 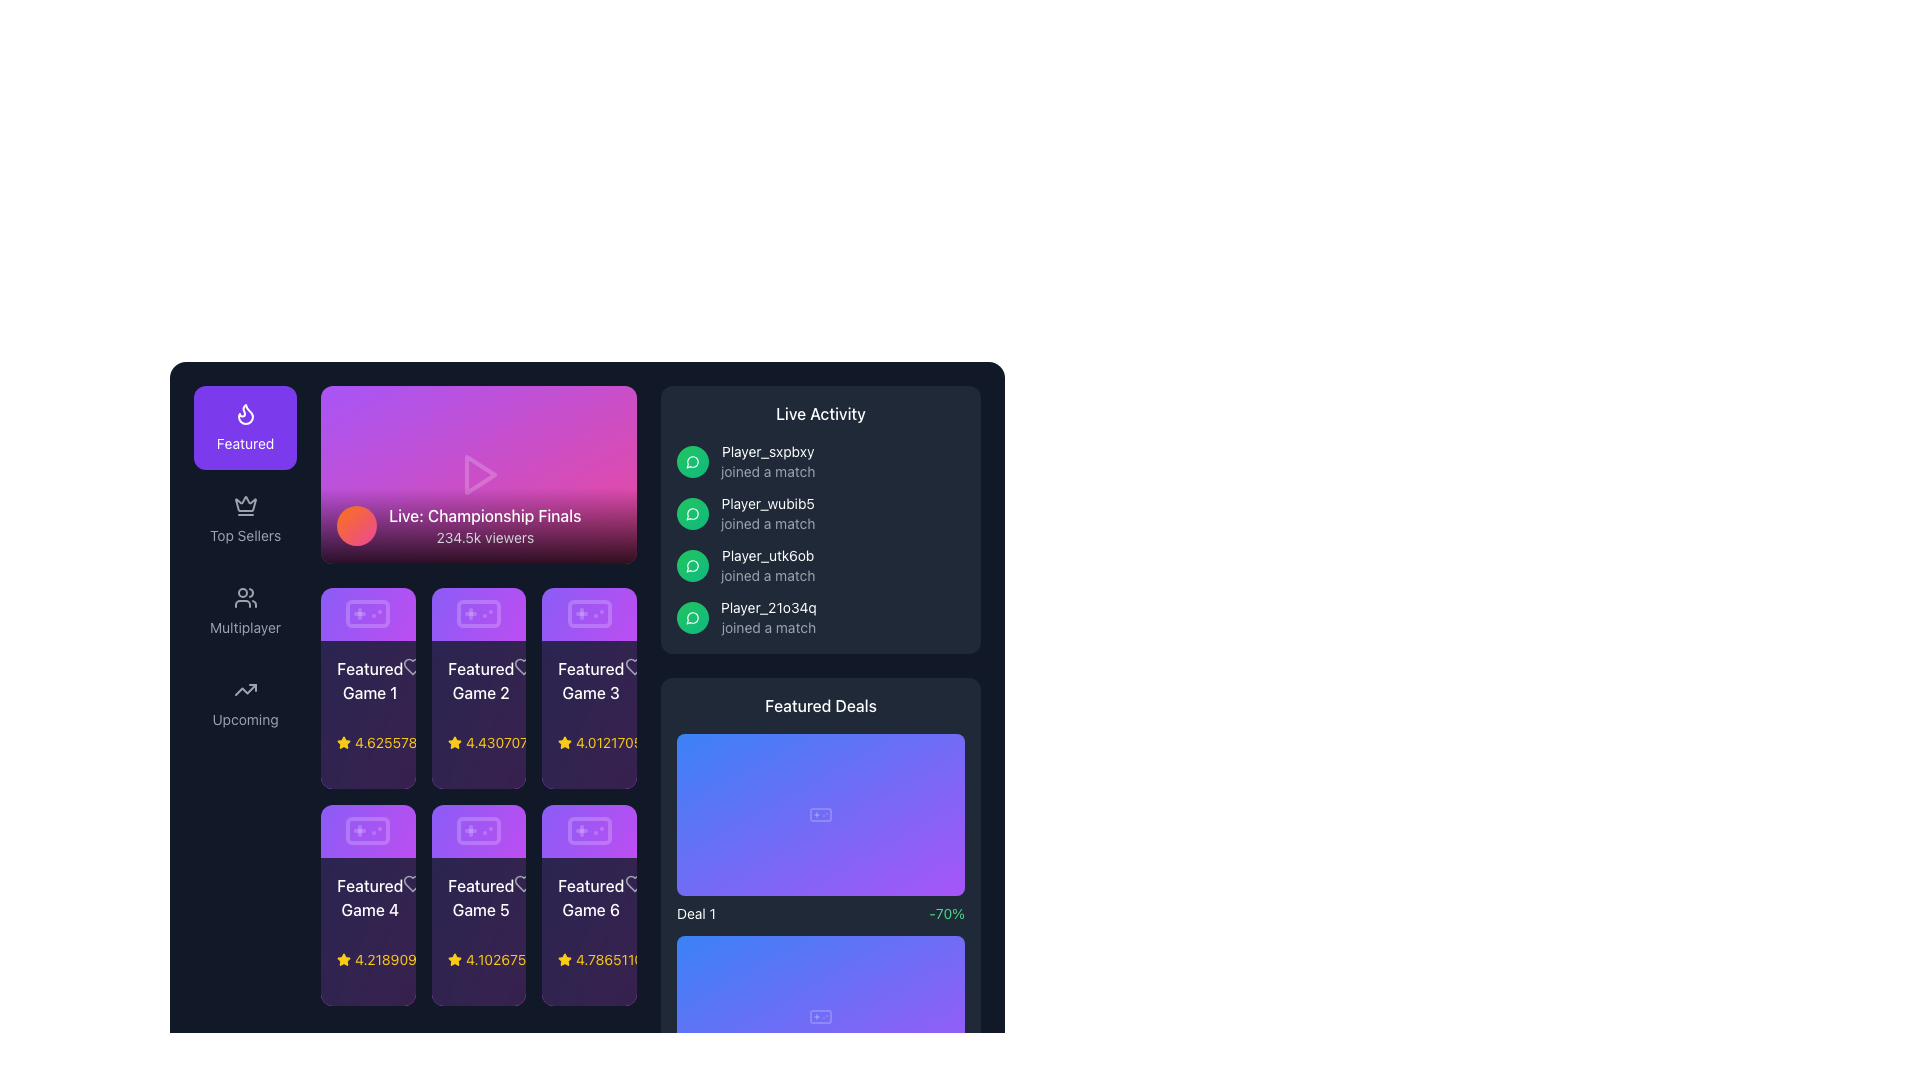 I want to click on the rating represented by the star icon located under the 'Featured Game 5' card in the 'Featured Games' section, which is in the second column of the second row, so click(x=453, y=958).